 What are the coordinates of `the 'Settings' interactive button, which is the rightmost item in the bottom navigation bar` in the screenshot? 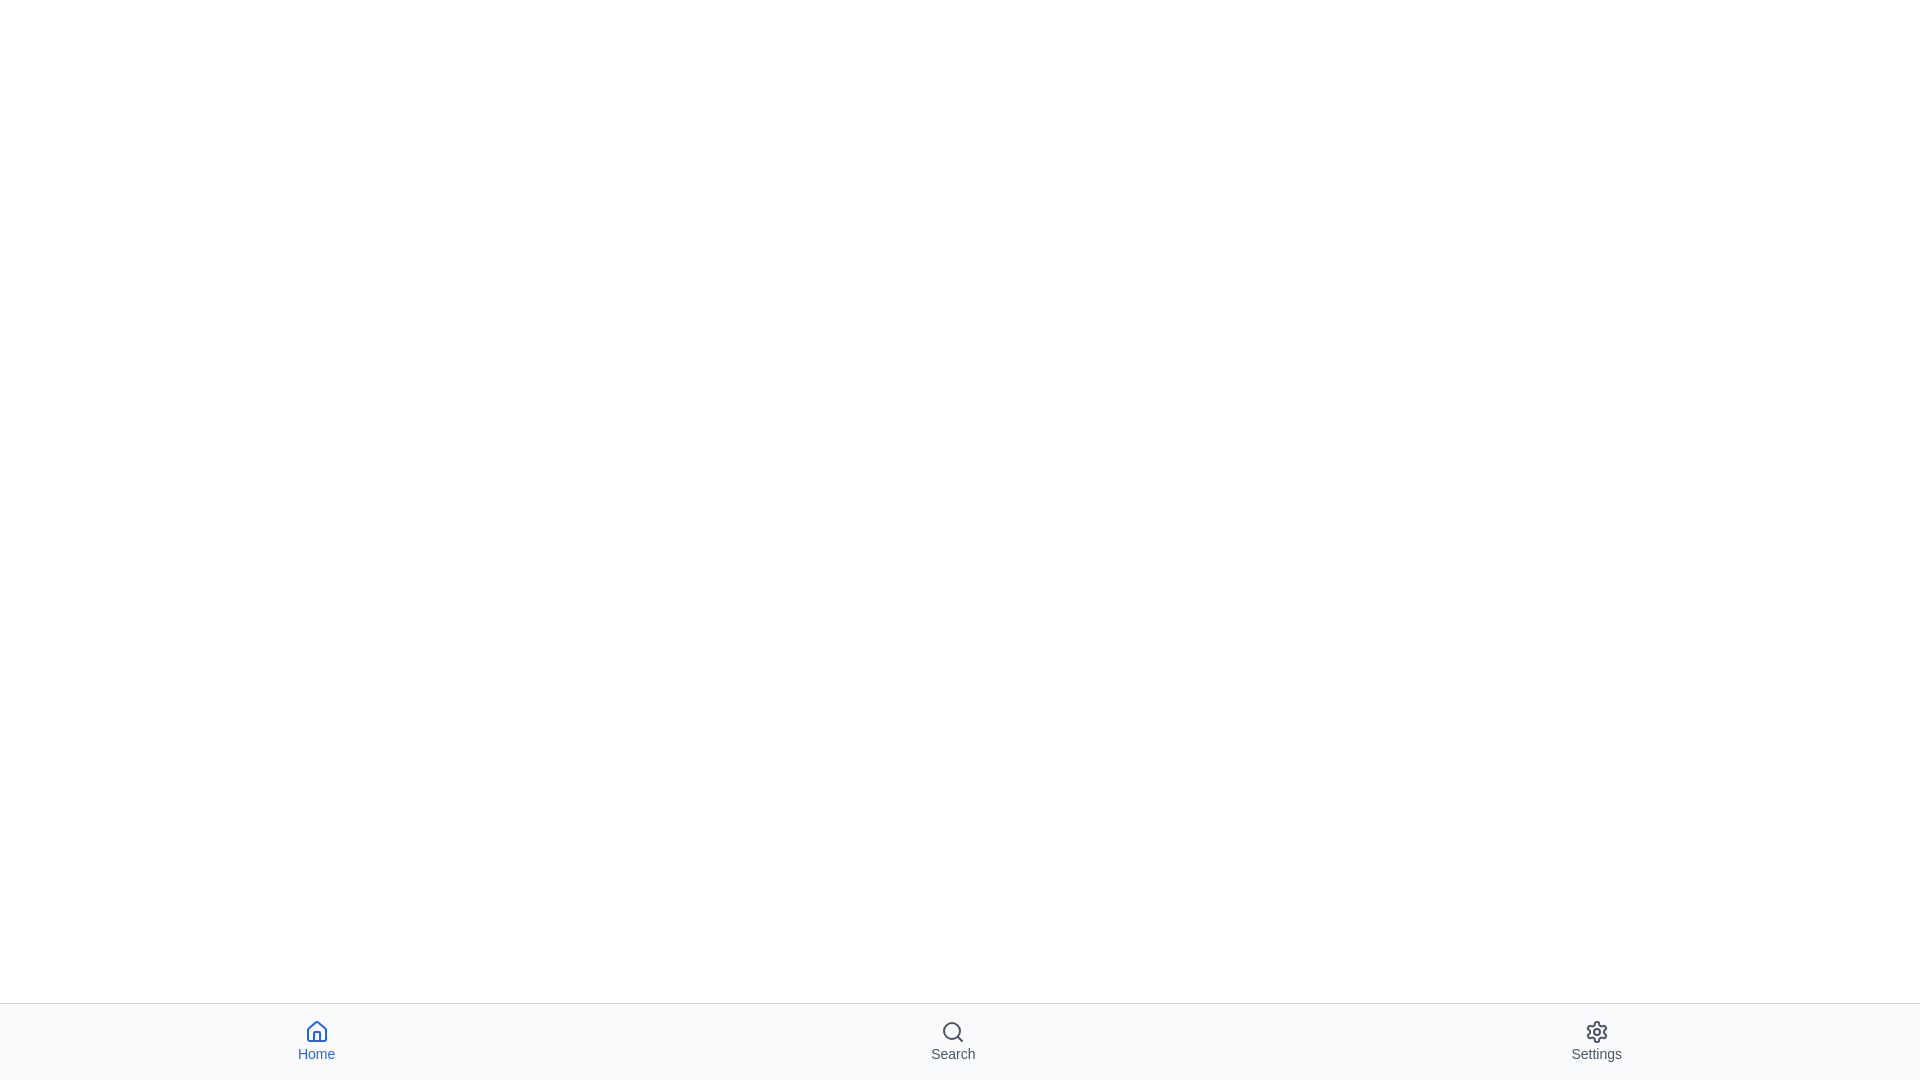 It's located at (1595, 1040).